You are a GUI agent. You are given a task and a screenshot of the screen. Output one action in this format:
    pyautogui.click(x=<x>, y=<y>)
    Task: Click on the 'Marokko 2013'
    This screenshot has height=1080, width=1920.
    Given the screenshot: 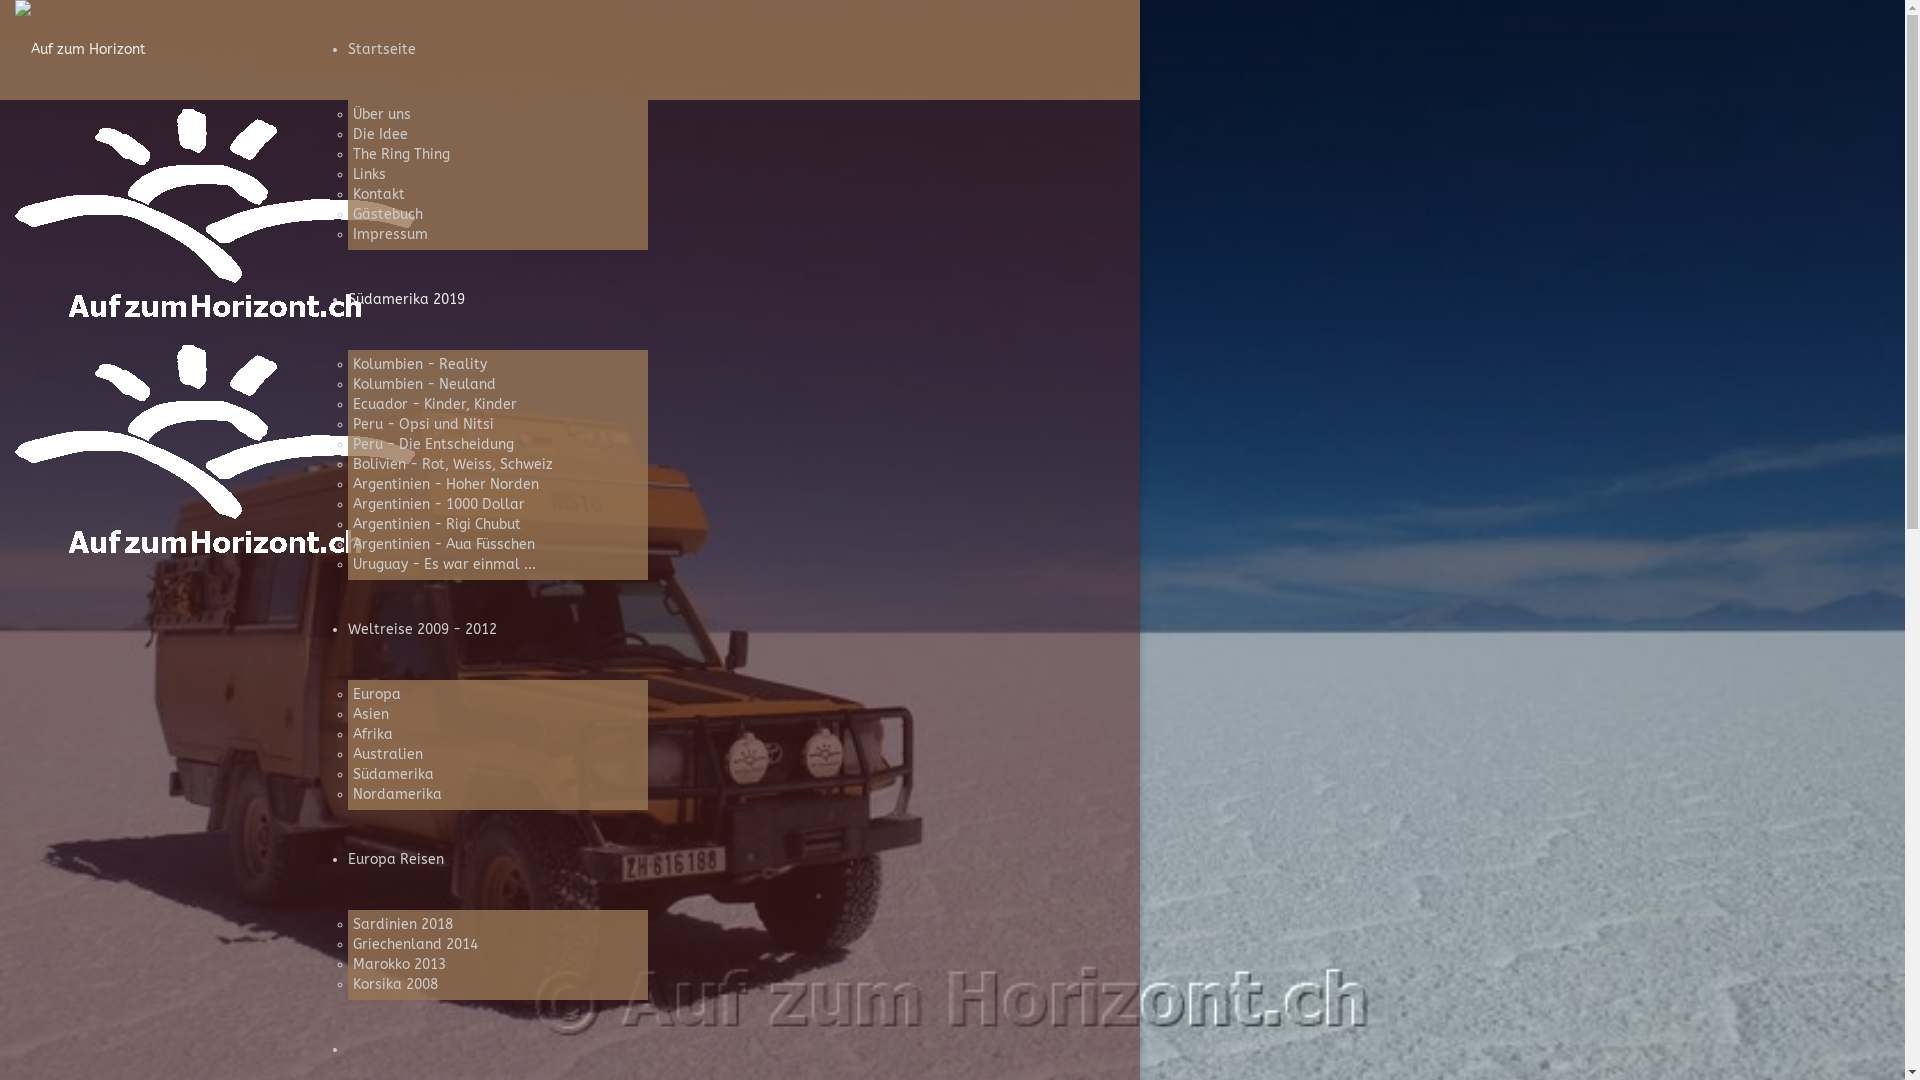 What is the action you would take?
    pyautogui.click(x=398, y=963)
    